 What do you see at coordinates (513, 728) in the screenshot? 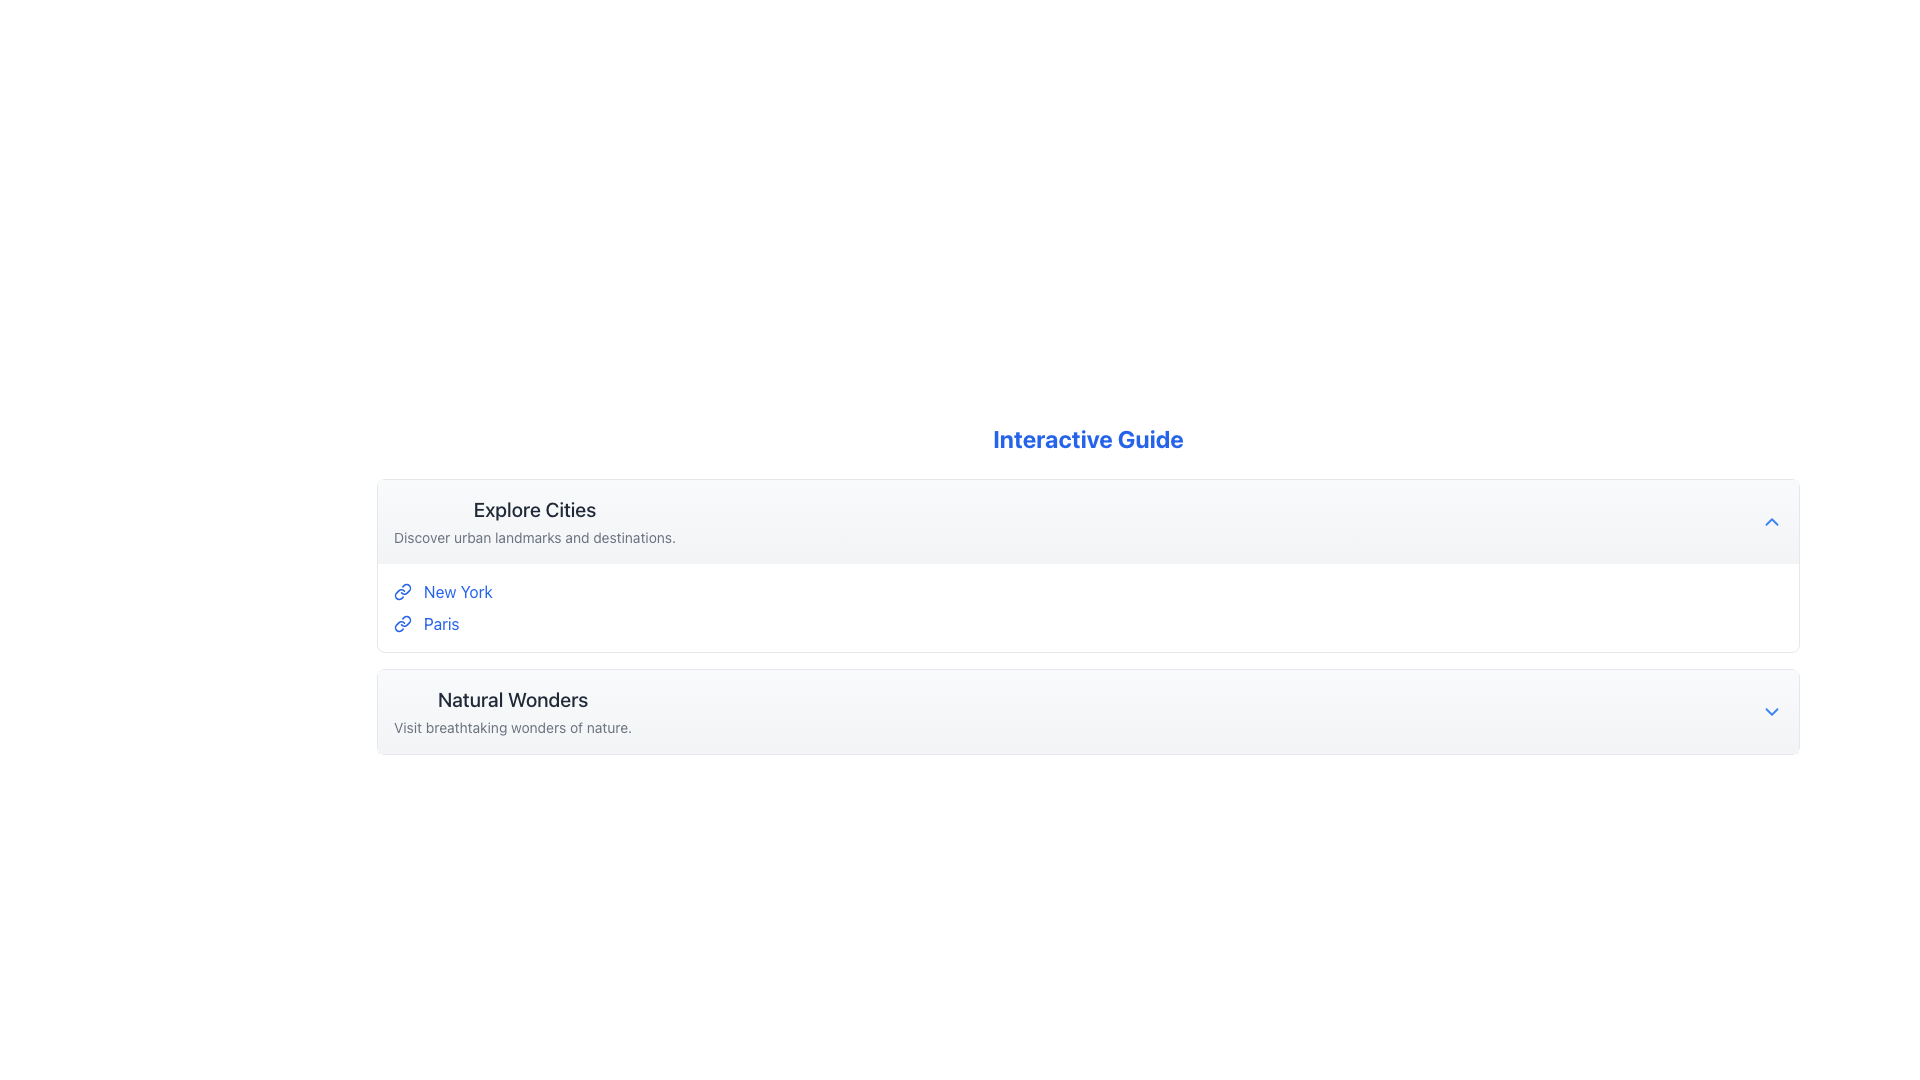
I see `the Text Label that contains the content 'Visit breathtaking wonders of nature.' positioned below the 'Natural Wonders' heading` at bounding box center [513, 728].